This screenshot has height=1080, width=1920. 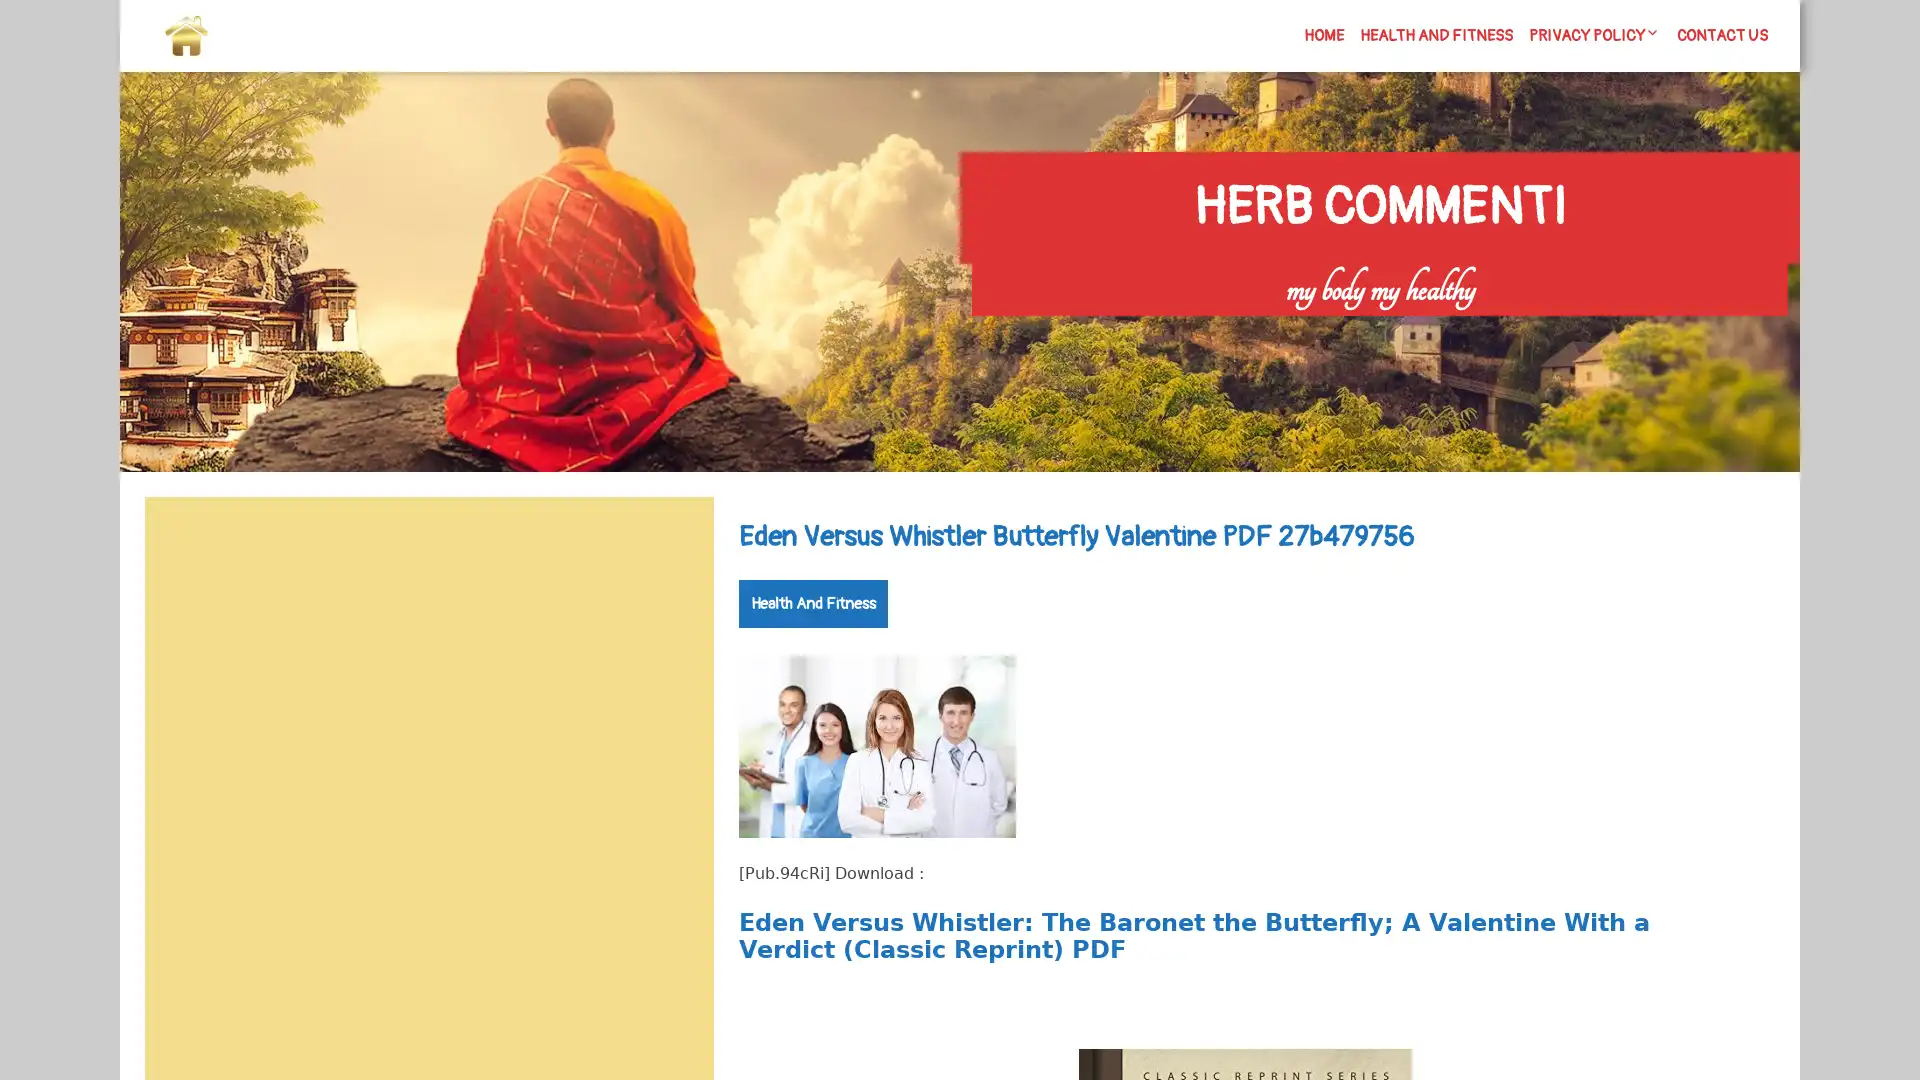 What do you see at coordinates (667, 545) in the screenshot?
I see `Search` at bounding box center [667, 545].